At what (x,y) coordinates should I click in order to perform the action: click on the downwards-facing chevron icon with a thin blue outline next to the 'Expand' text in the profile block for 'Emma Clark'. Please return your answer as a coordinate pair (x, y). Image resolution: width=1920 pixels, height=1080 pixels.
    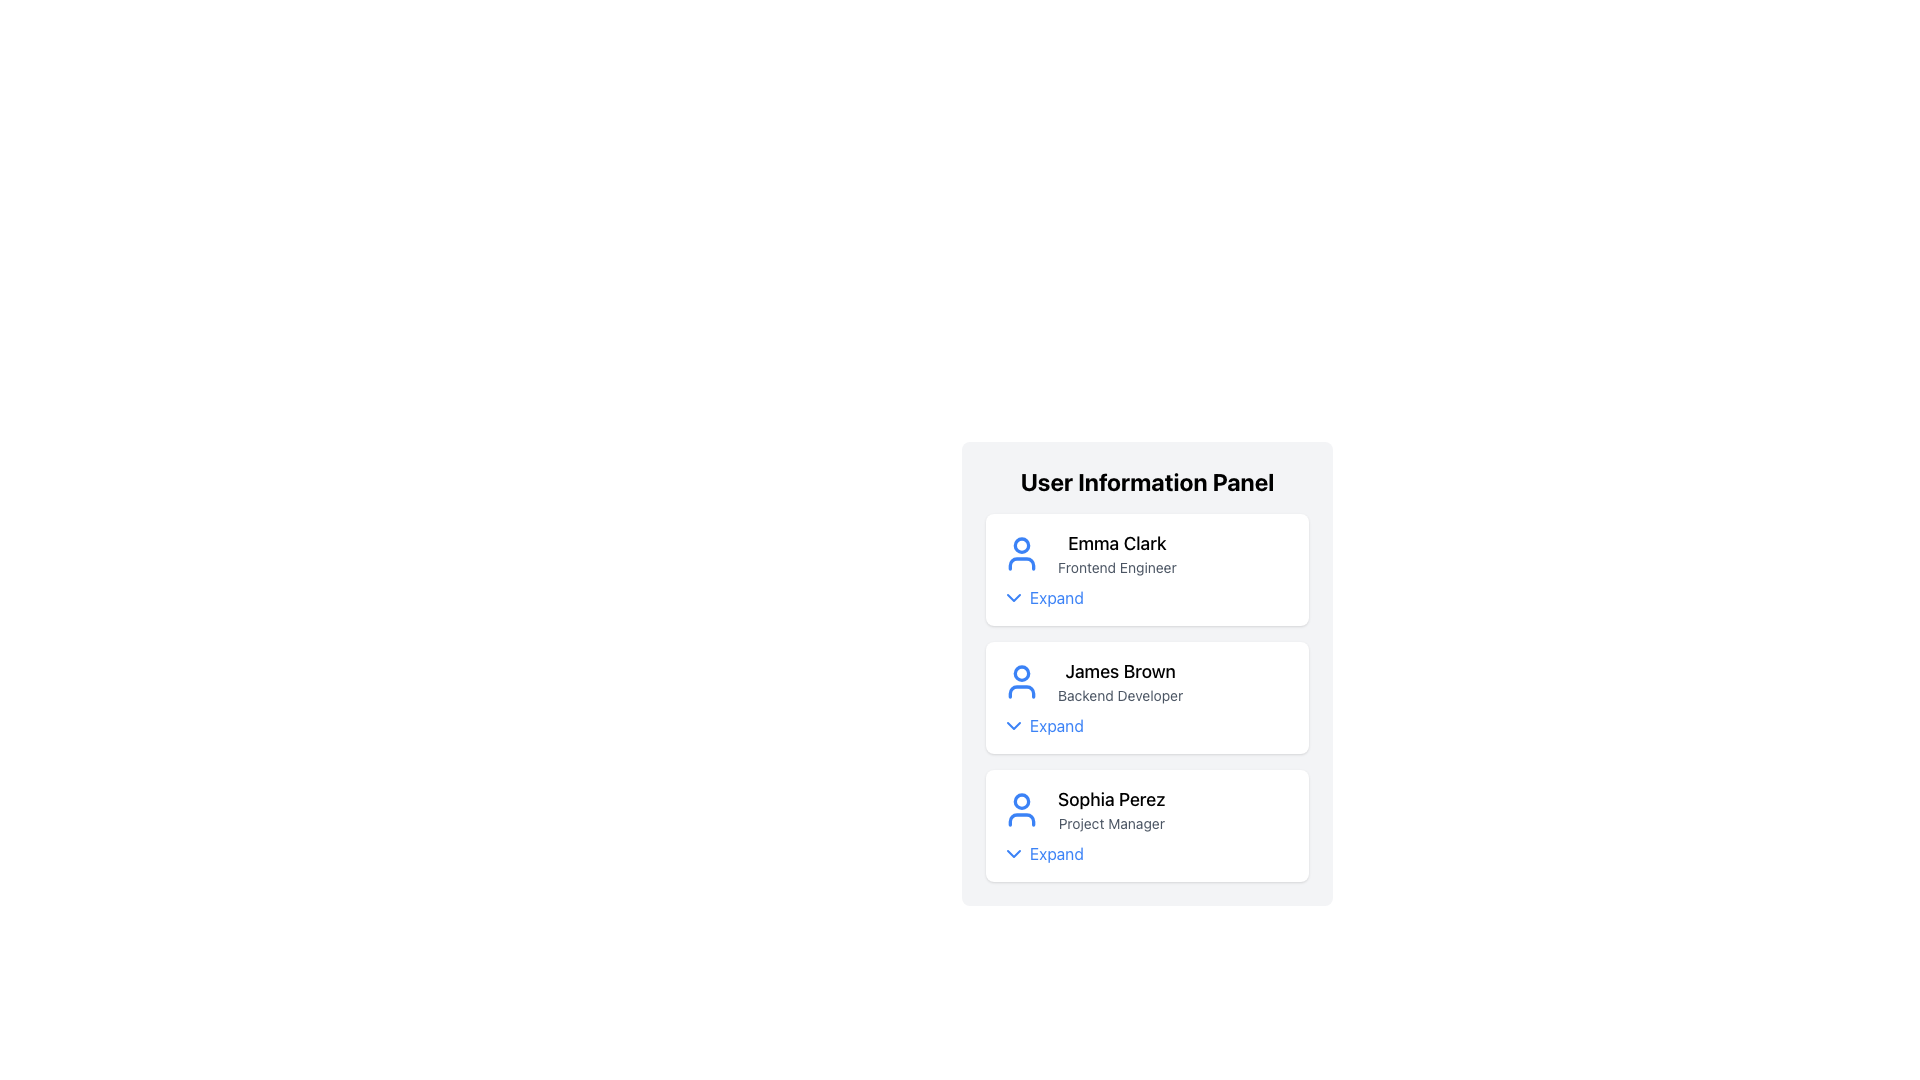
    Looking at the image, I should click on (1013, 596).